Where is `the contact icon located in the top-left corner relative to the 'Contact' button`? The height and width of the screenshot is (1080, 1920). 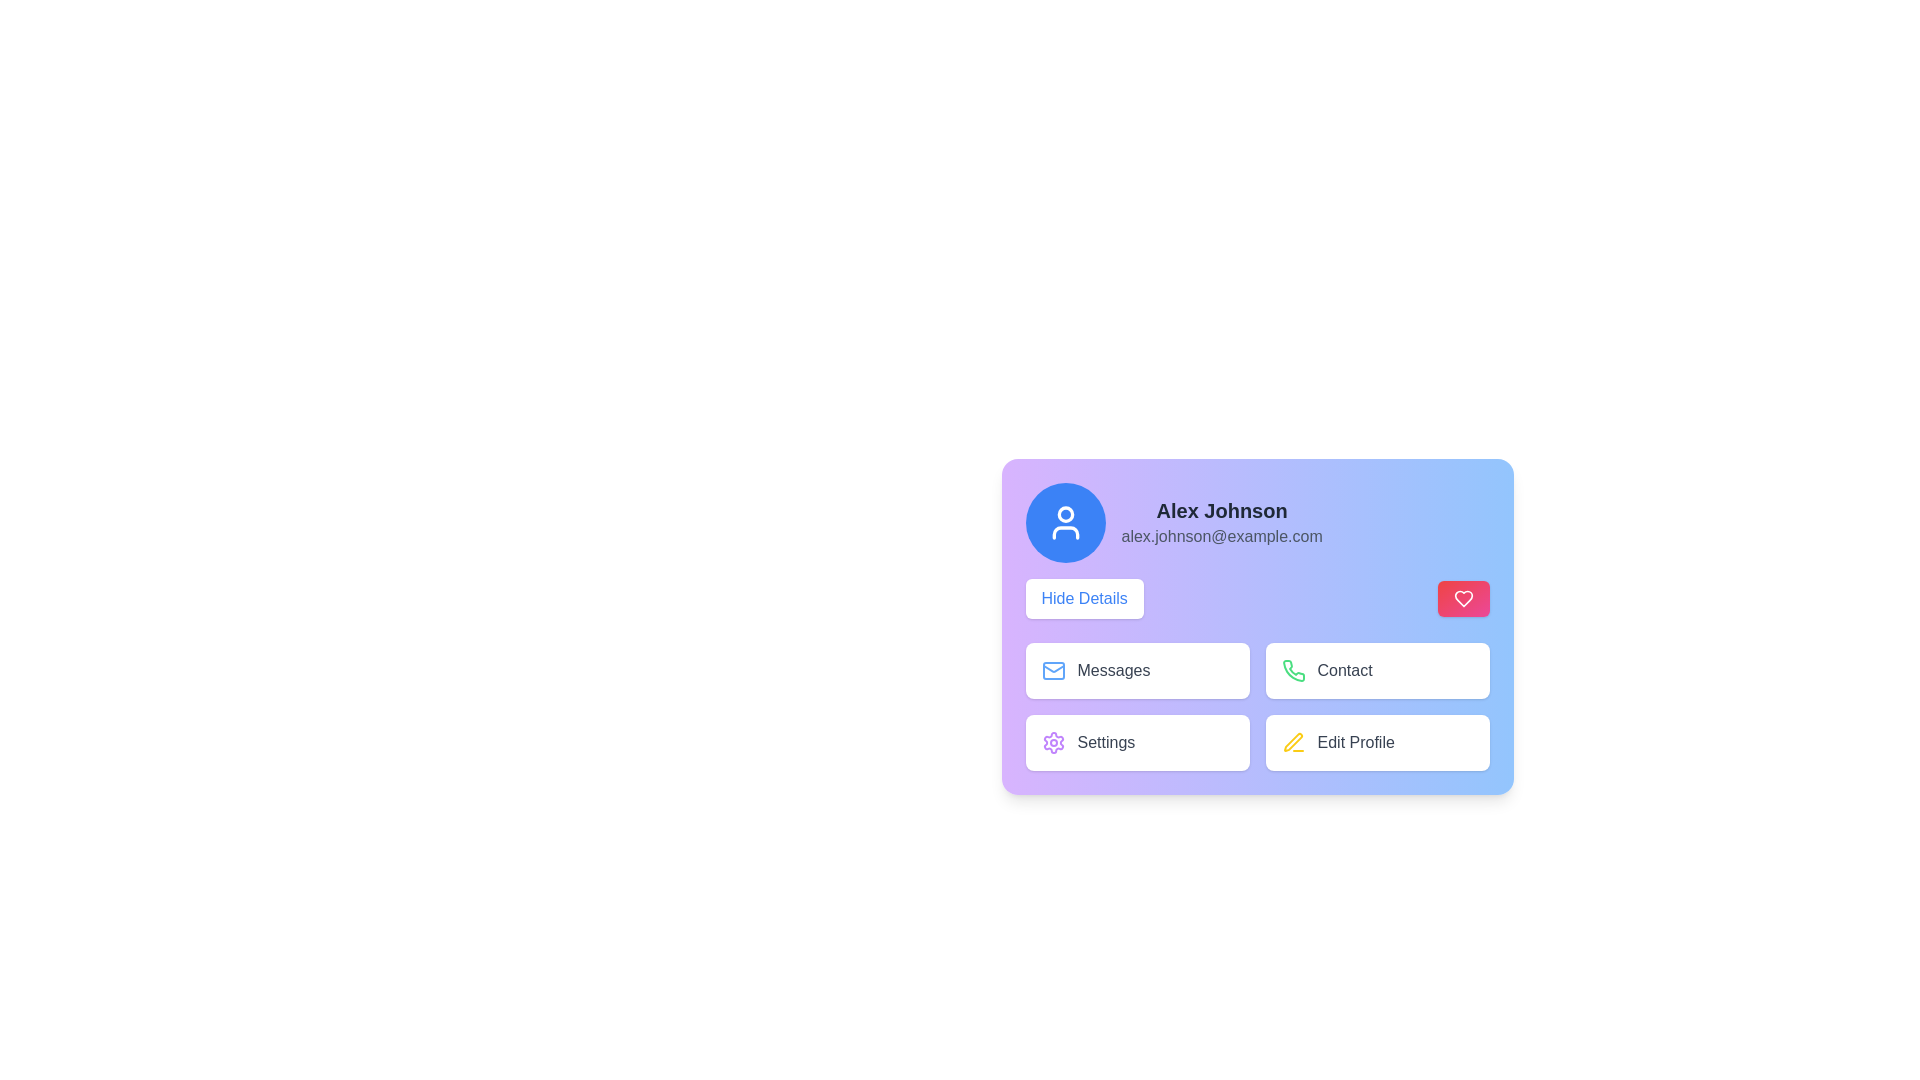
the contact icon located in the top-left corner relative to the 'Contact' button is located at coordinates (1293, 671).